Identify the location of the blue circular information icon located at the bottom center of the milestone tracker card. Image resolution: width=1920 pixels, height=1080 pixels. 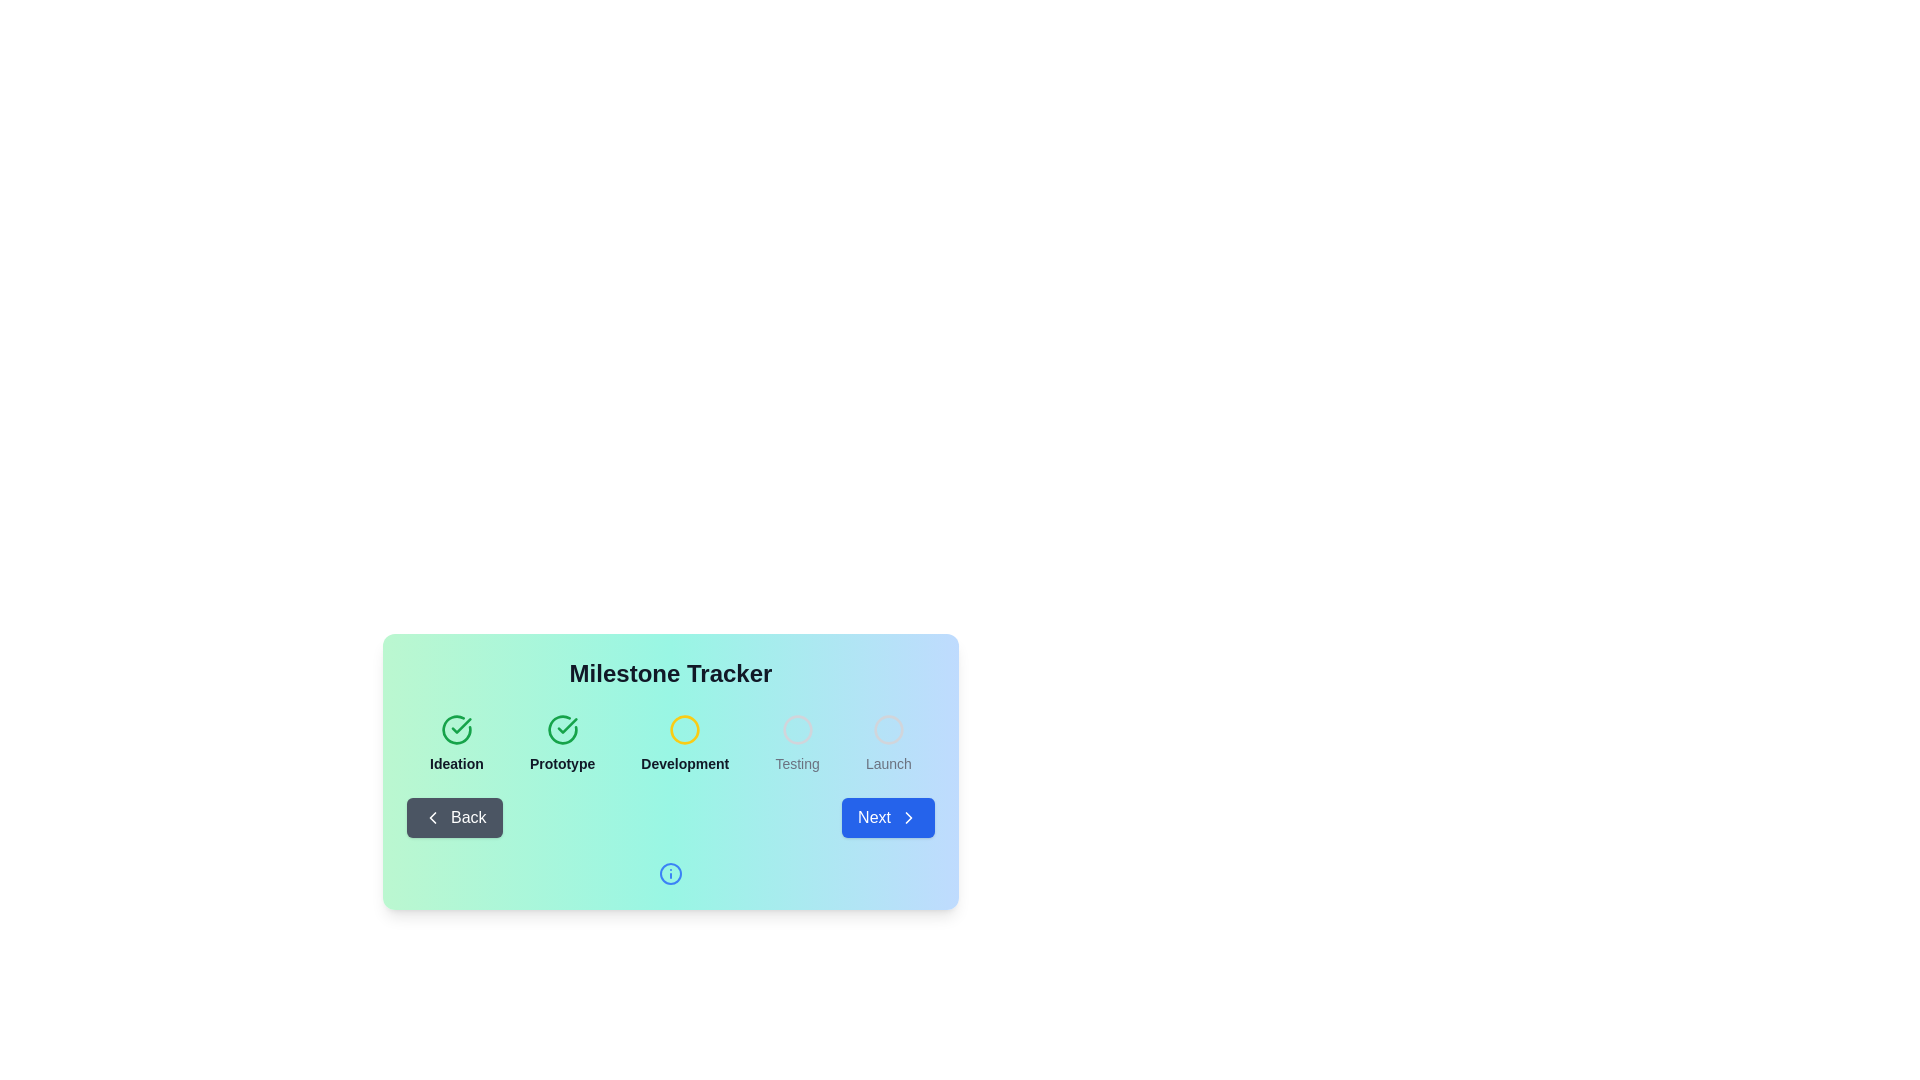
(671, 873).